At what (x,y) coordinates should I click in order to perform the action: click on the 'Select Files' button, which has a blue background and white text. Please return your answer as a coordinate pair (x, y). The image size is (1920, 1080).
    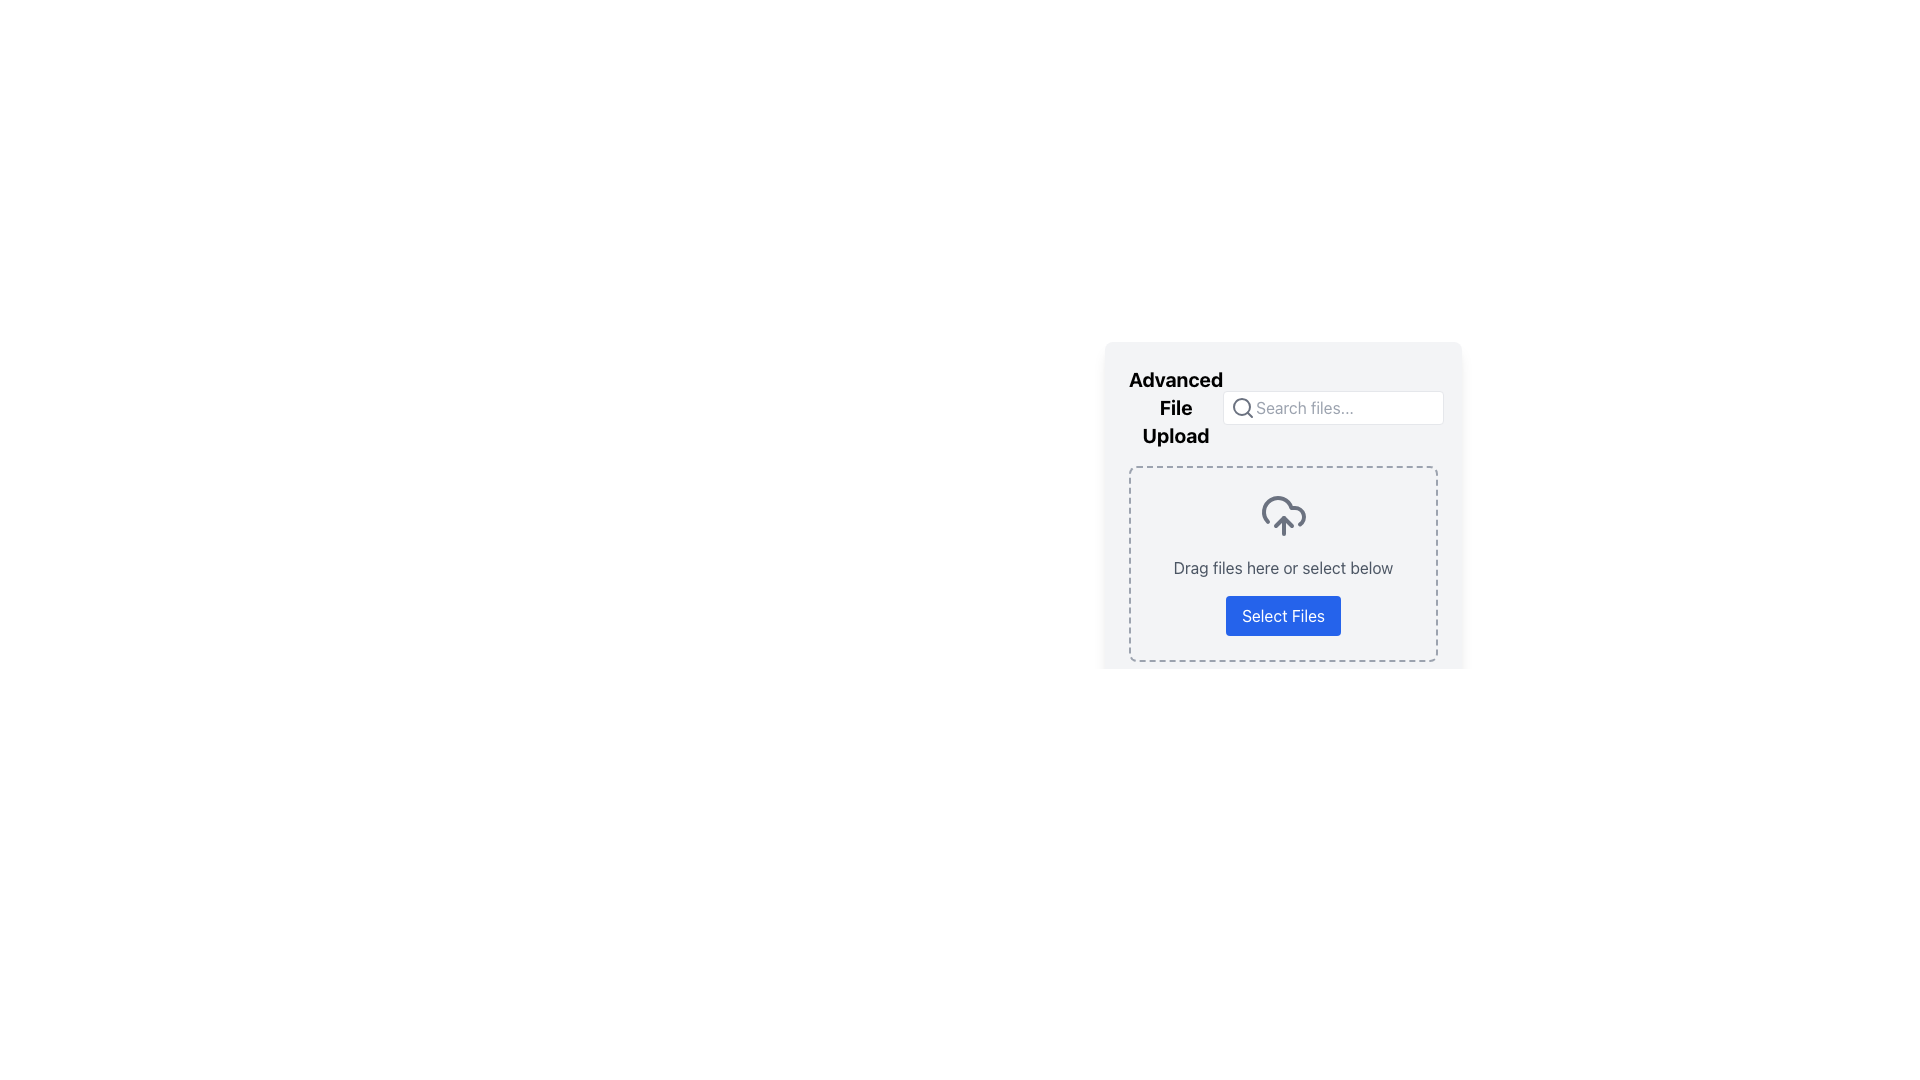
    Looking at the image, I should click on (1283, 615).